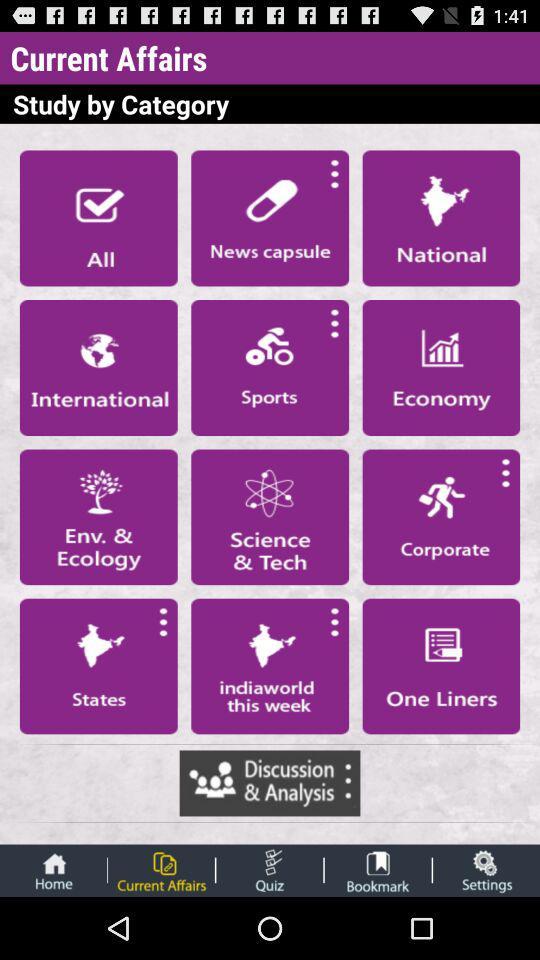 The width and height of the screenshot is (540, 960). I want to click on settings, so click(485, 869).